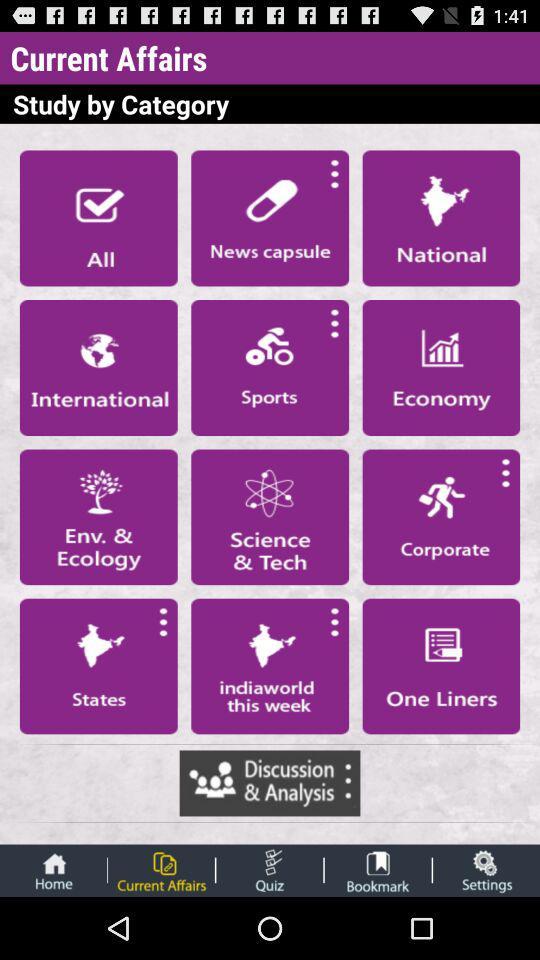 The width and height of the screenshot is (540, 960). I want to click on settings, so click(485, 869).